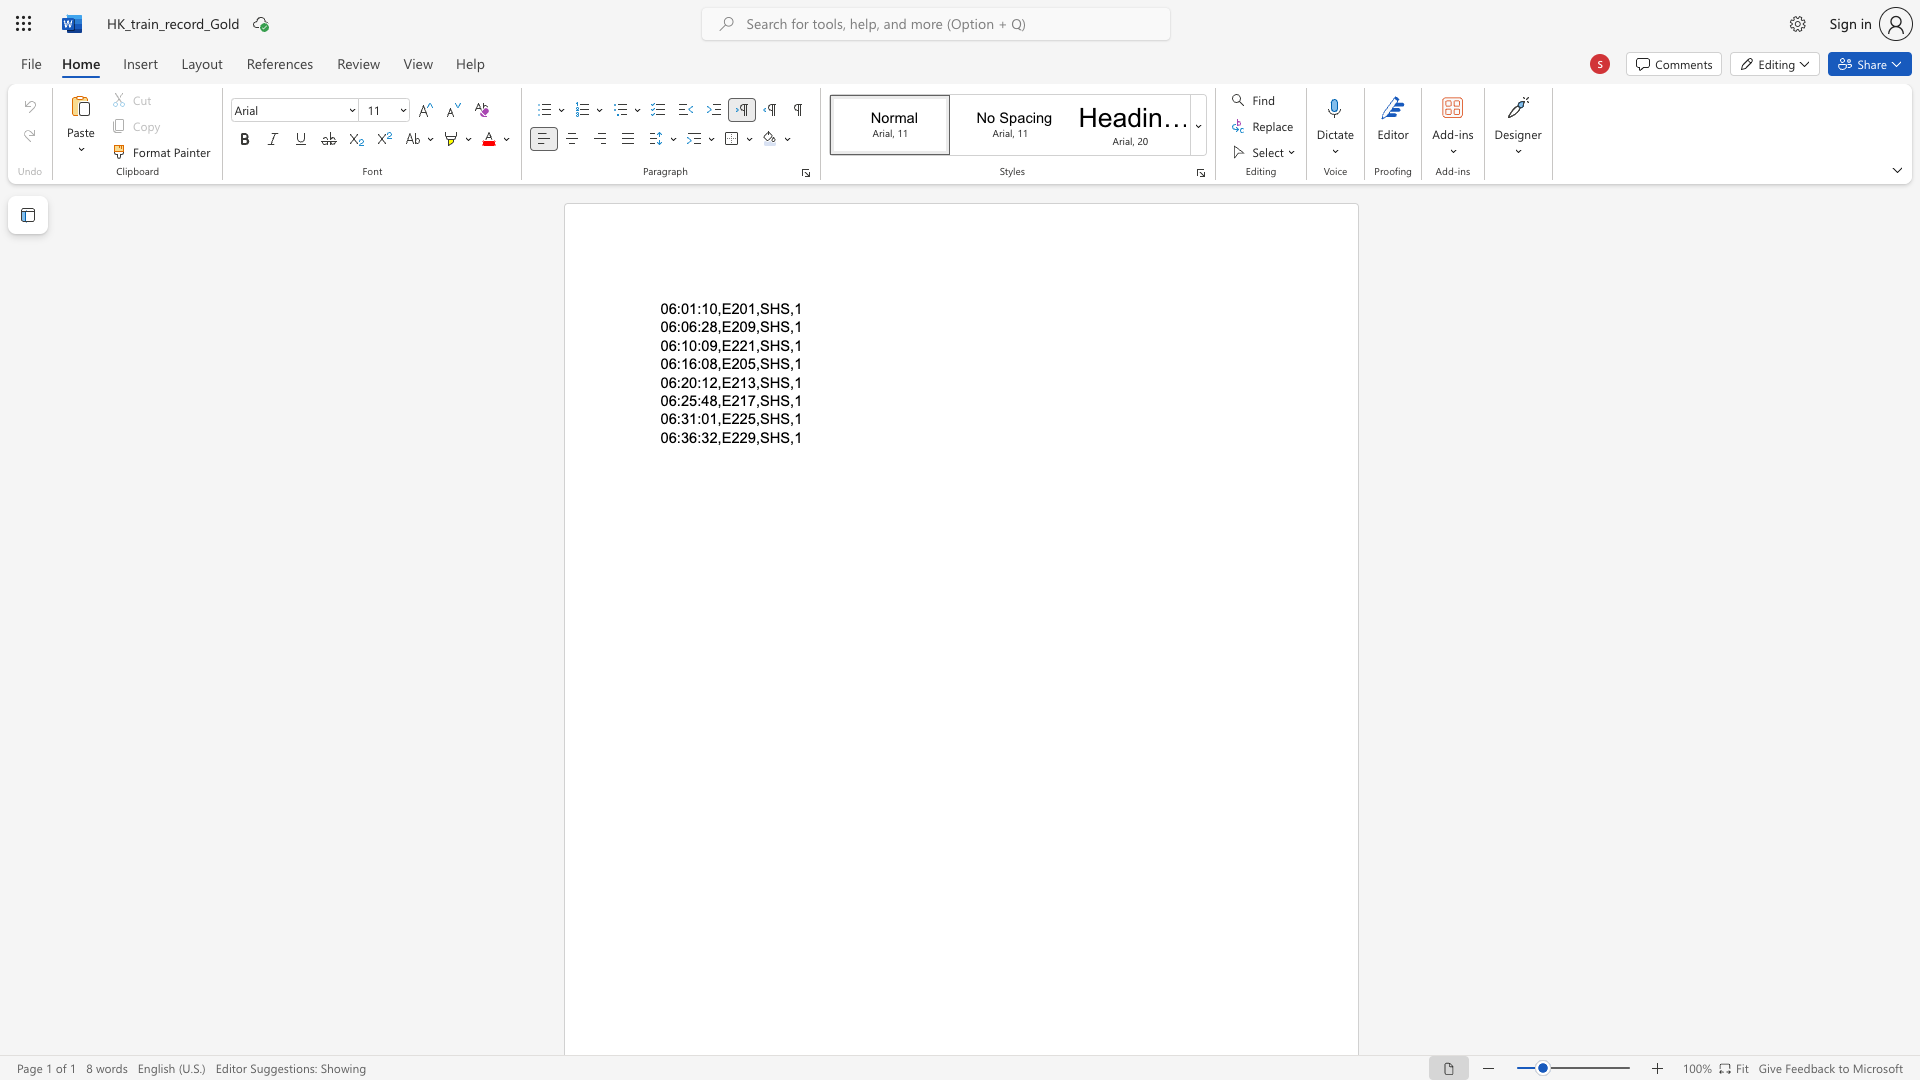 Image resolution: width=1920 pixels, height=1080 pixels. What do you see at coordinates (763, 382) in the screenshot?
I see `the 1th character "S" in the text` at bounding box center [763, 382].